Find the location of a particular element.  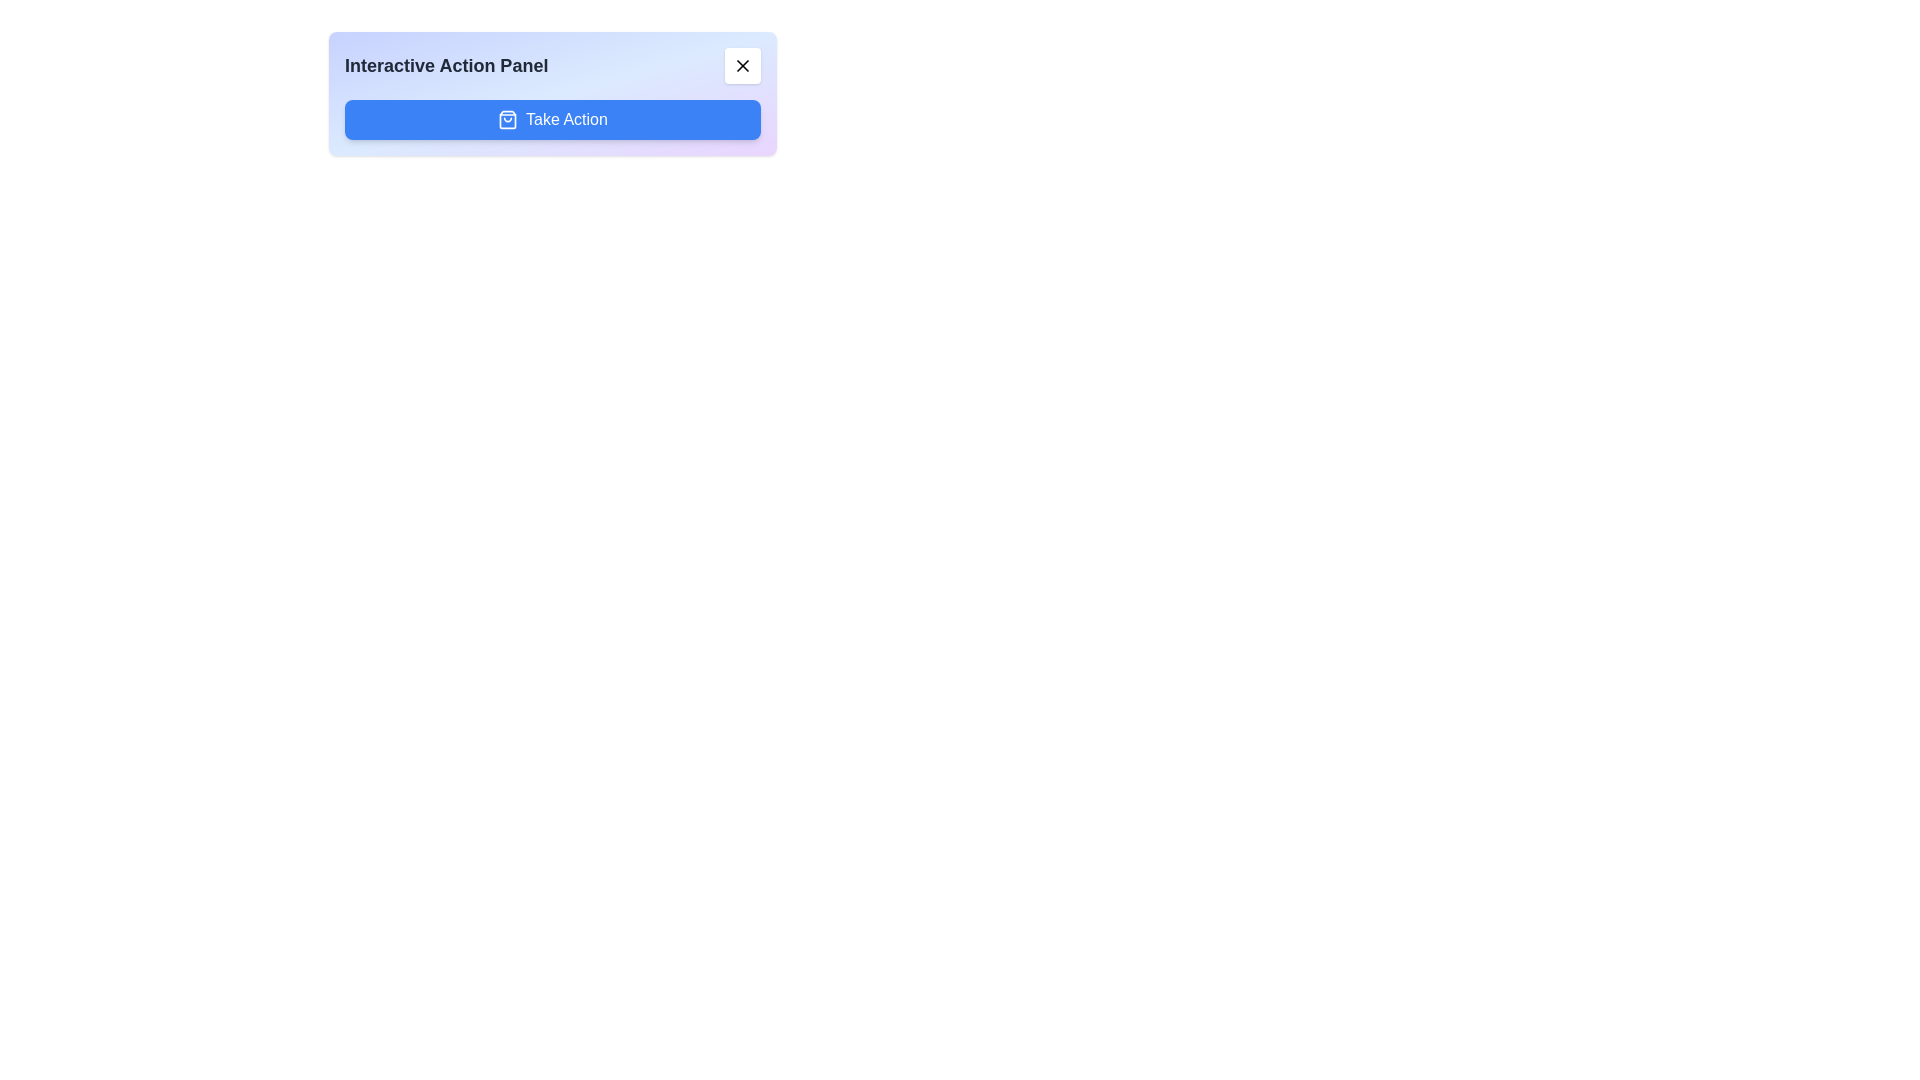

the shopping bag icon located at the start of the 'Take Action' button in the 'Interactive Action Panel' is located at coordinates (508, 119).